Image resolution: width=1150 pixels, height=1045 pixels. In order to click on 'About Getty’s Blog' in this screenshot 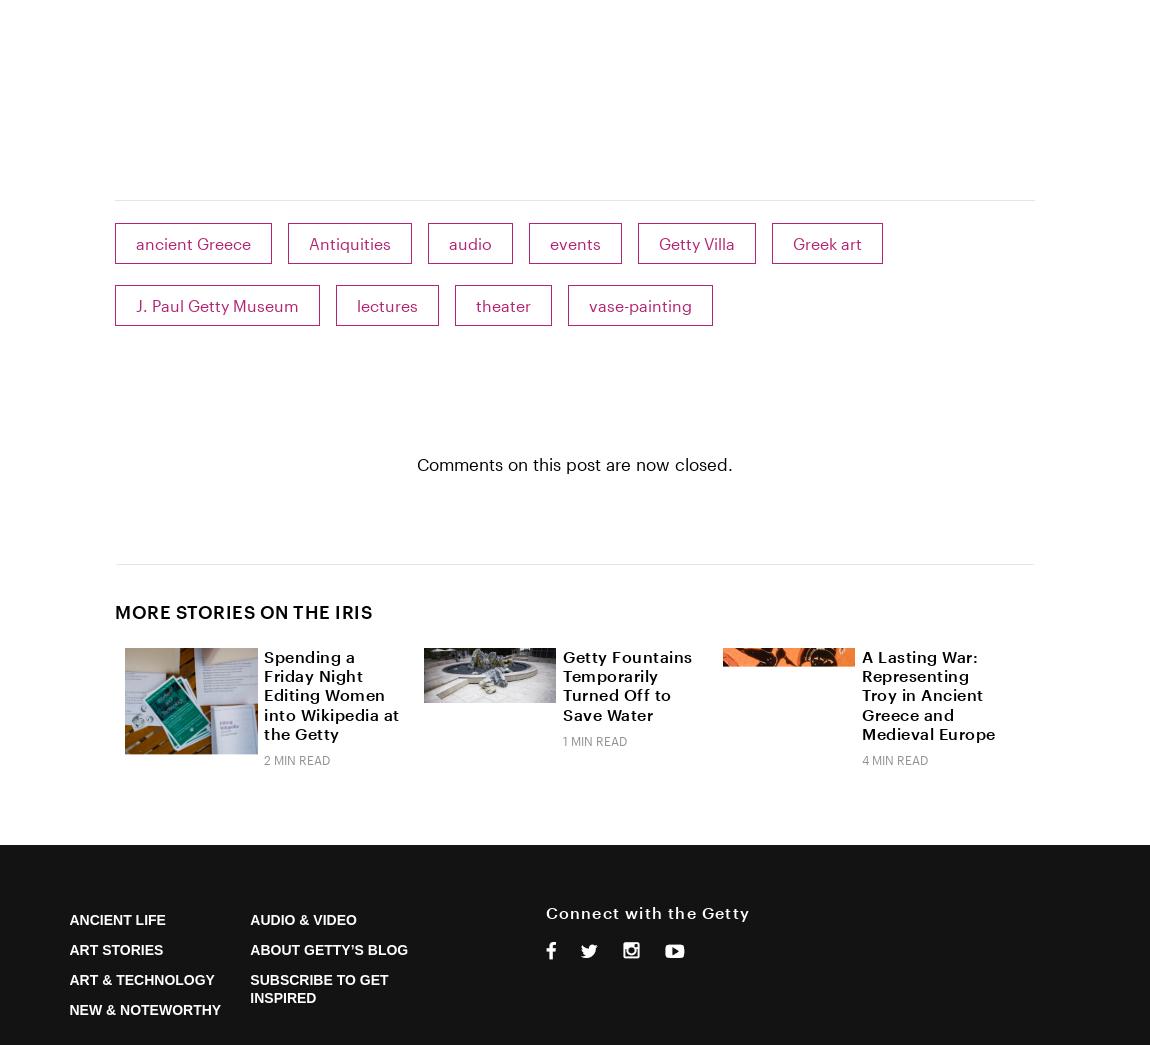, I will do `click(329, 947)`.